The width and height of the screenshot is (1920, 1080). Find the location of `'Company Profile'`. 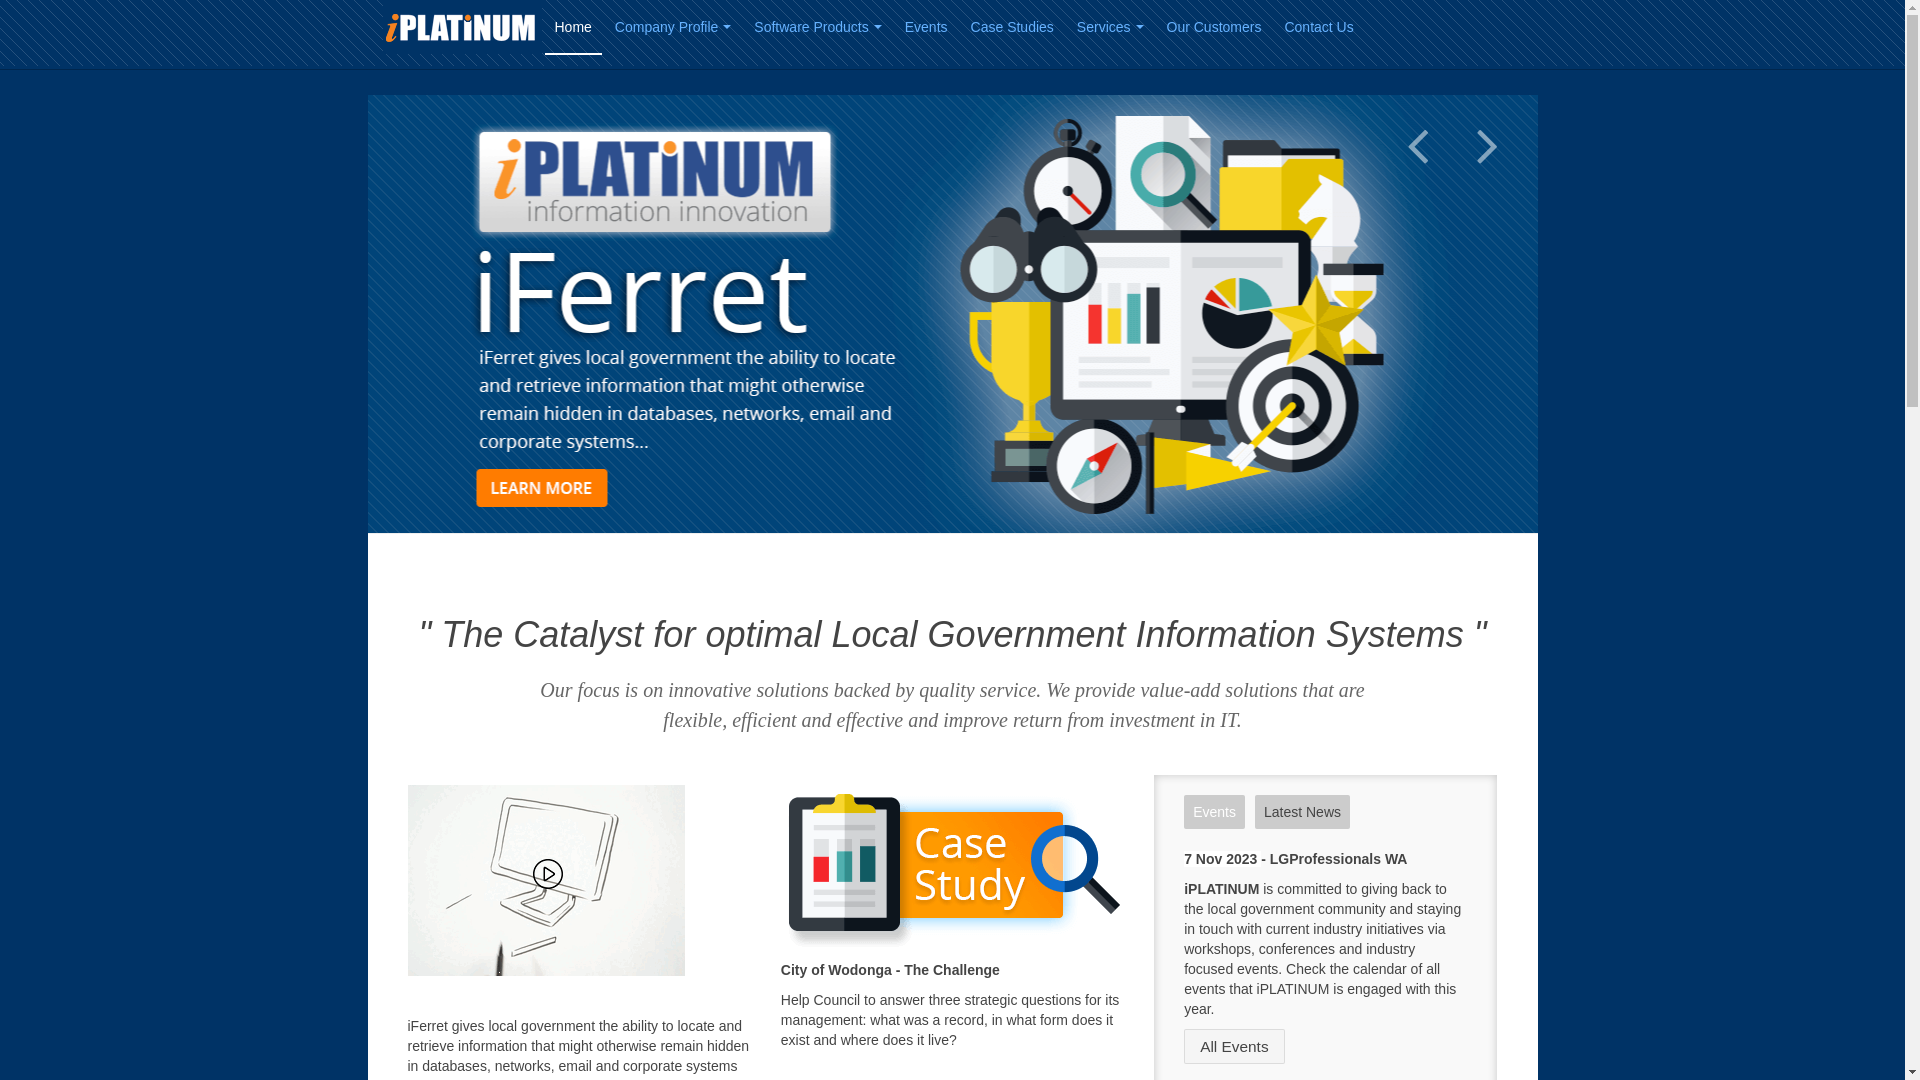

'Company Profile' is located at coordinates (673, 27).